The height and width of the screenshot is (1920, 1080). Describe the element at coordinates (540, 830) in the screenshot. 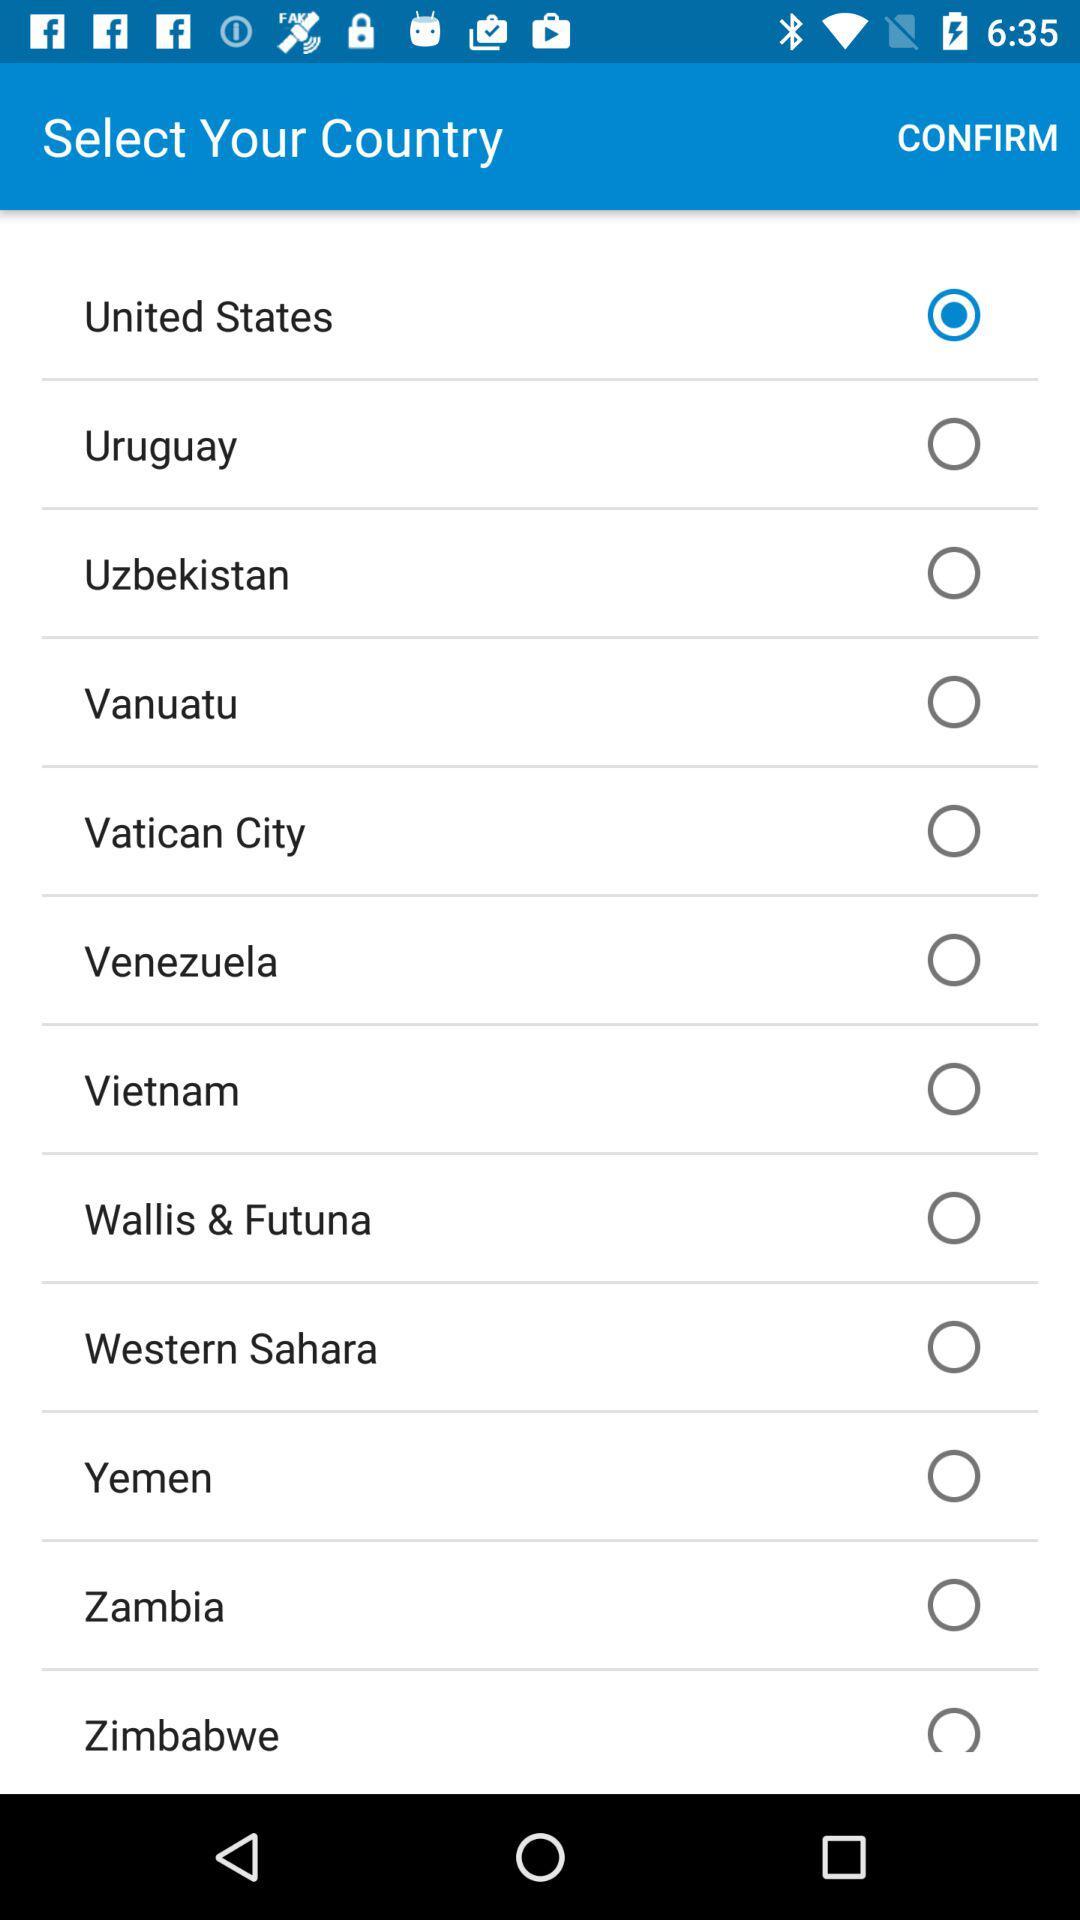

I see `vatican city item` at that location.